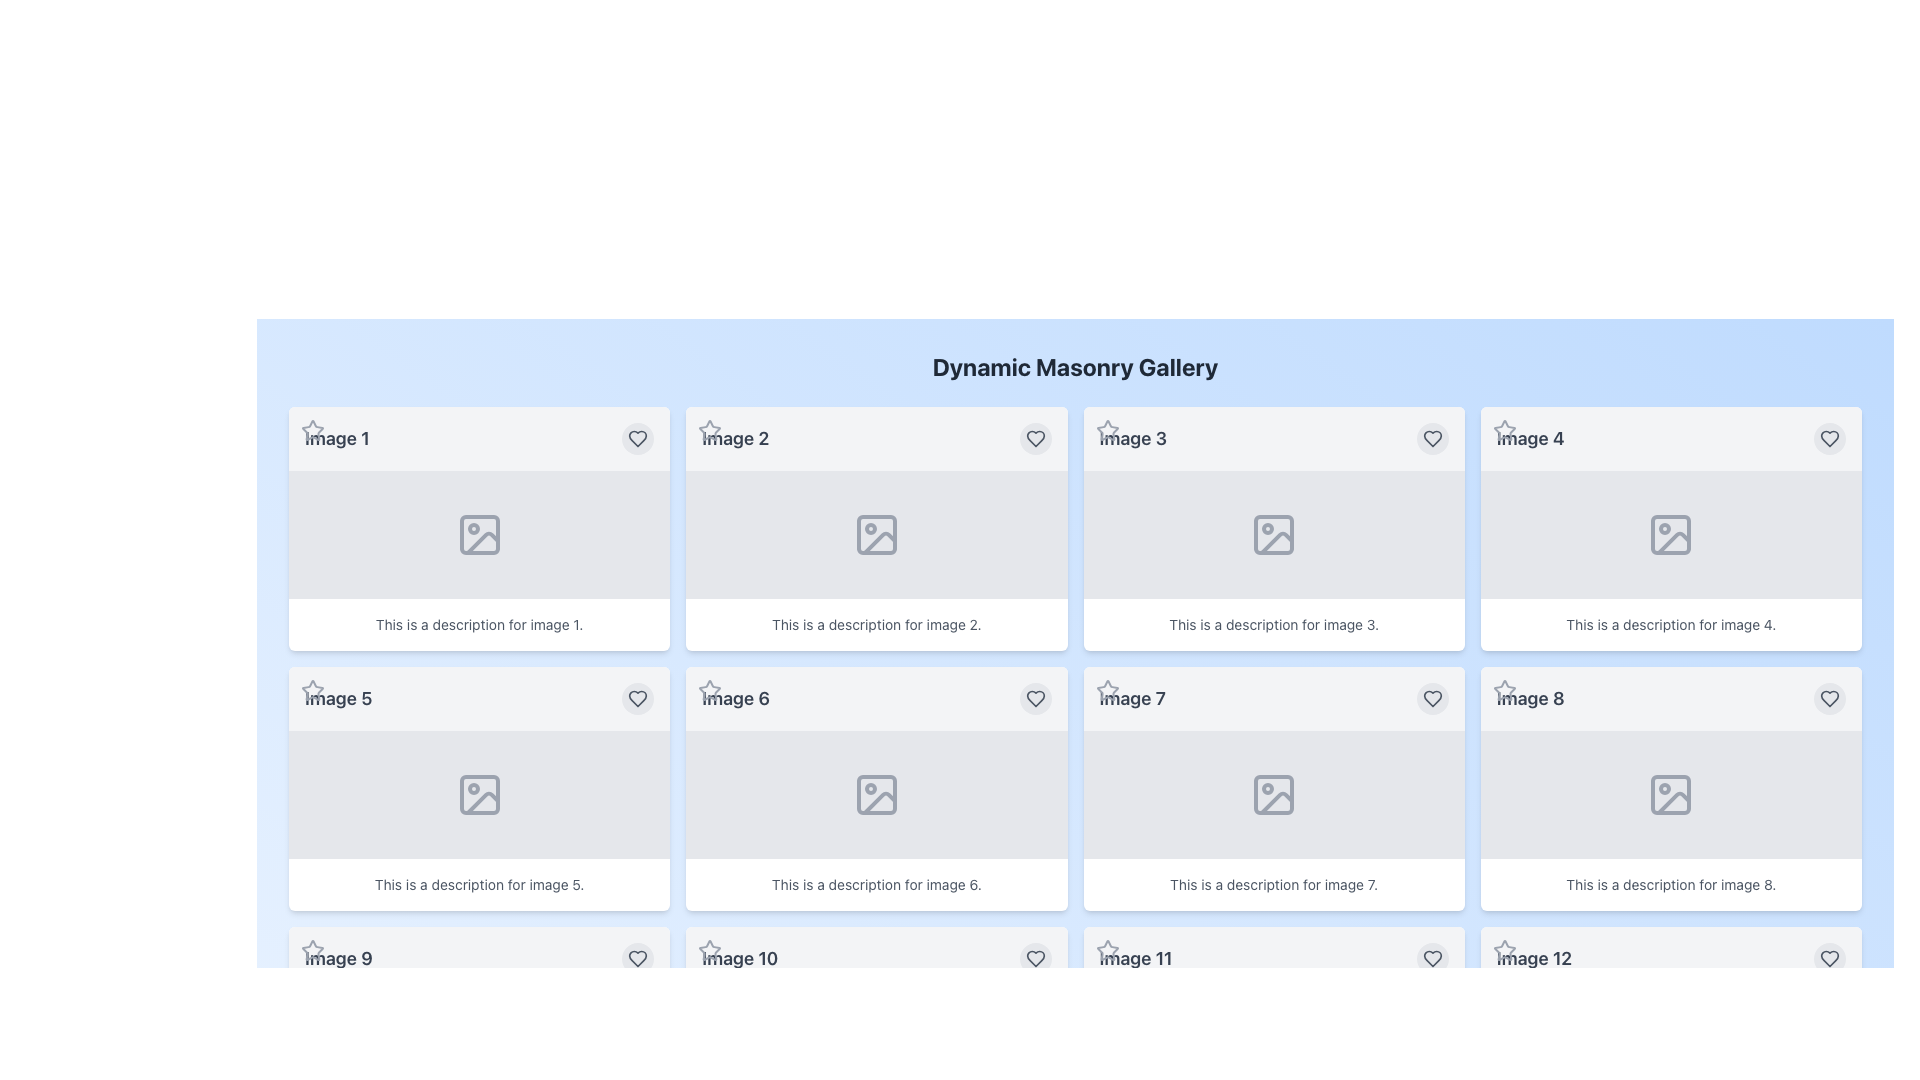 This screenshot has width=1920, height=1080. I want to click on the section, so click(1074, 366).